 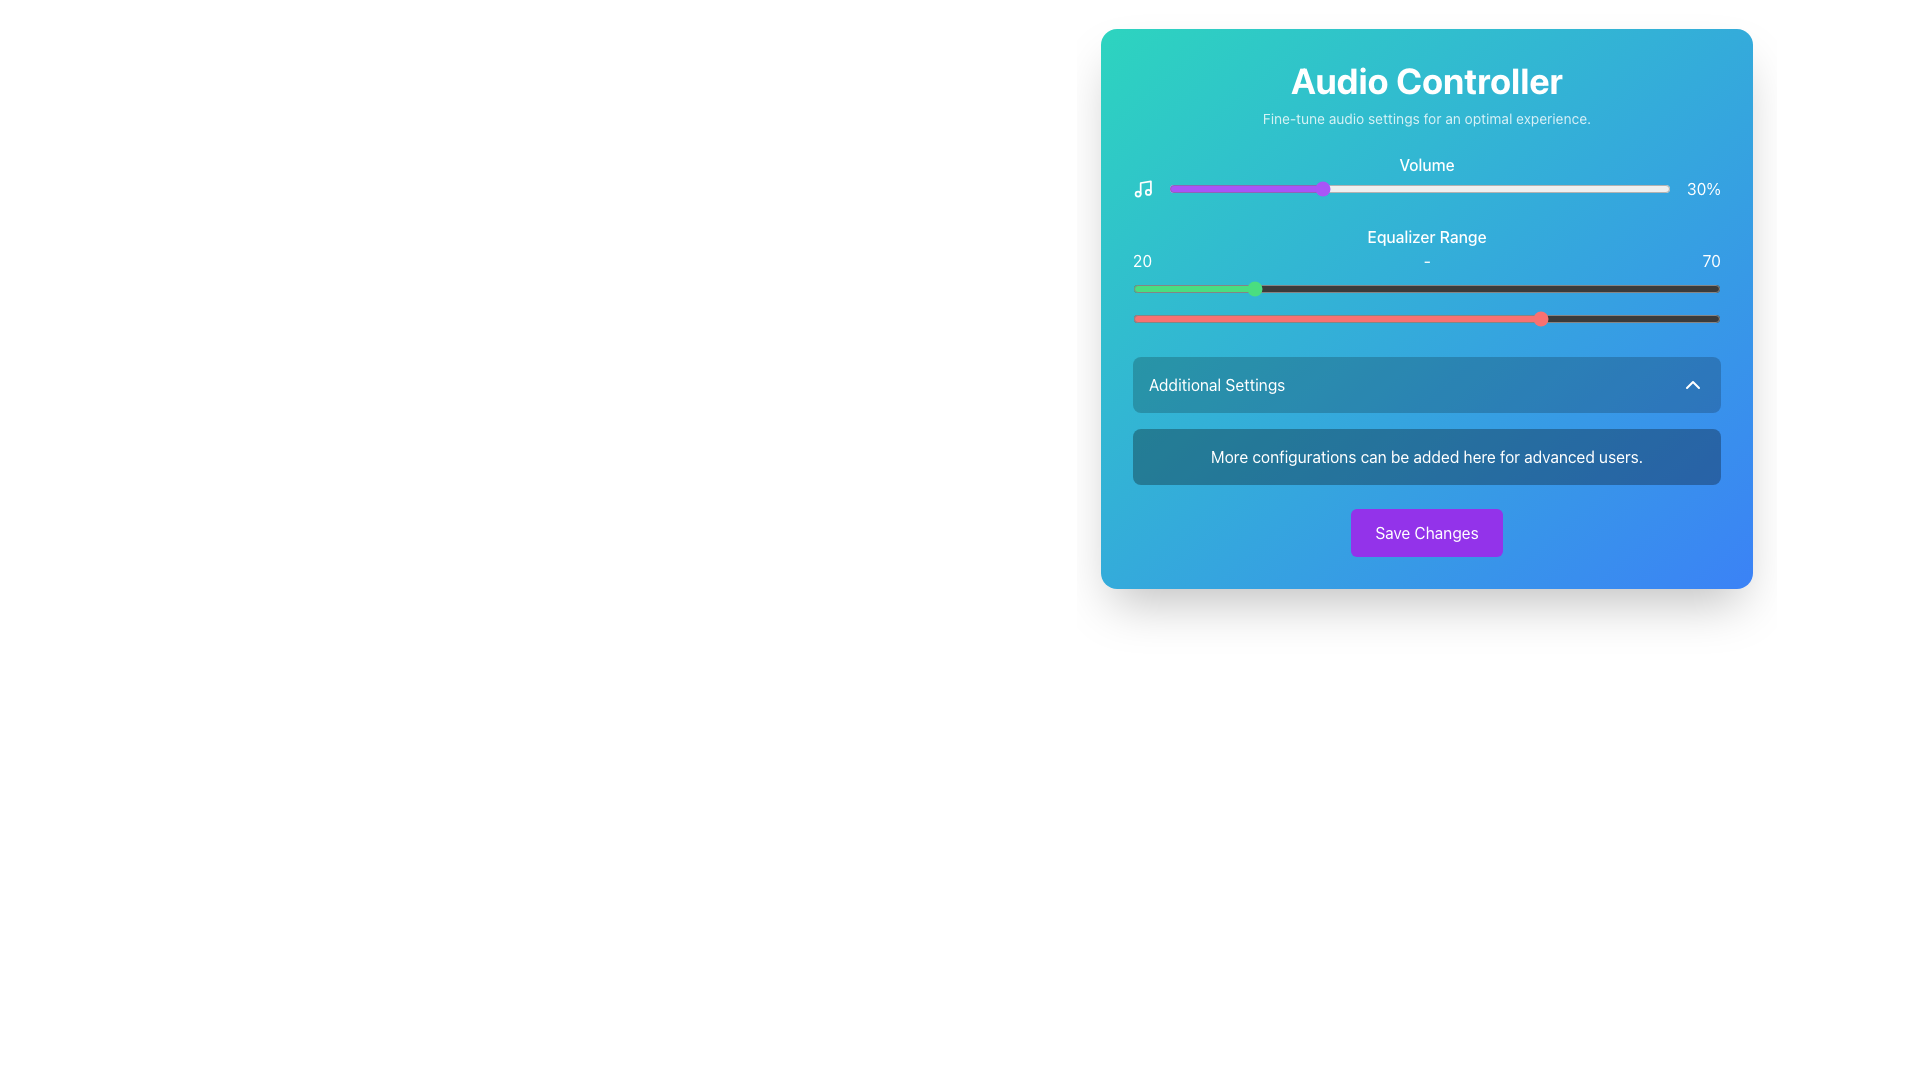 What do you see at coordinates (1425, 318) in the screenshot?
I see `the knob of the second slider in the 'Equalizer Range' section` at bounding box center [1425, 318].